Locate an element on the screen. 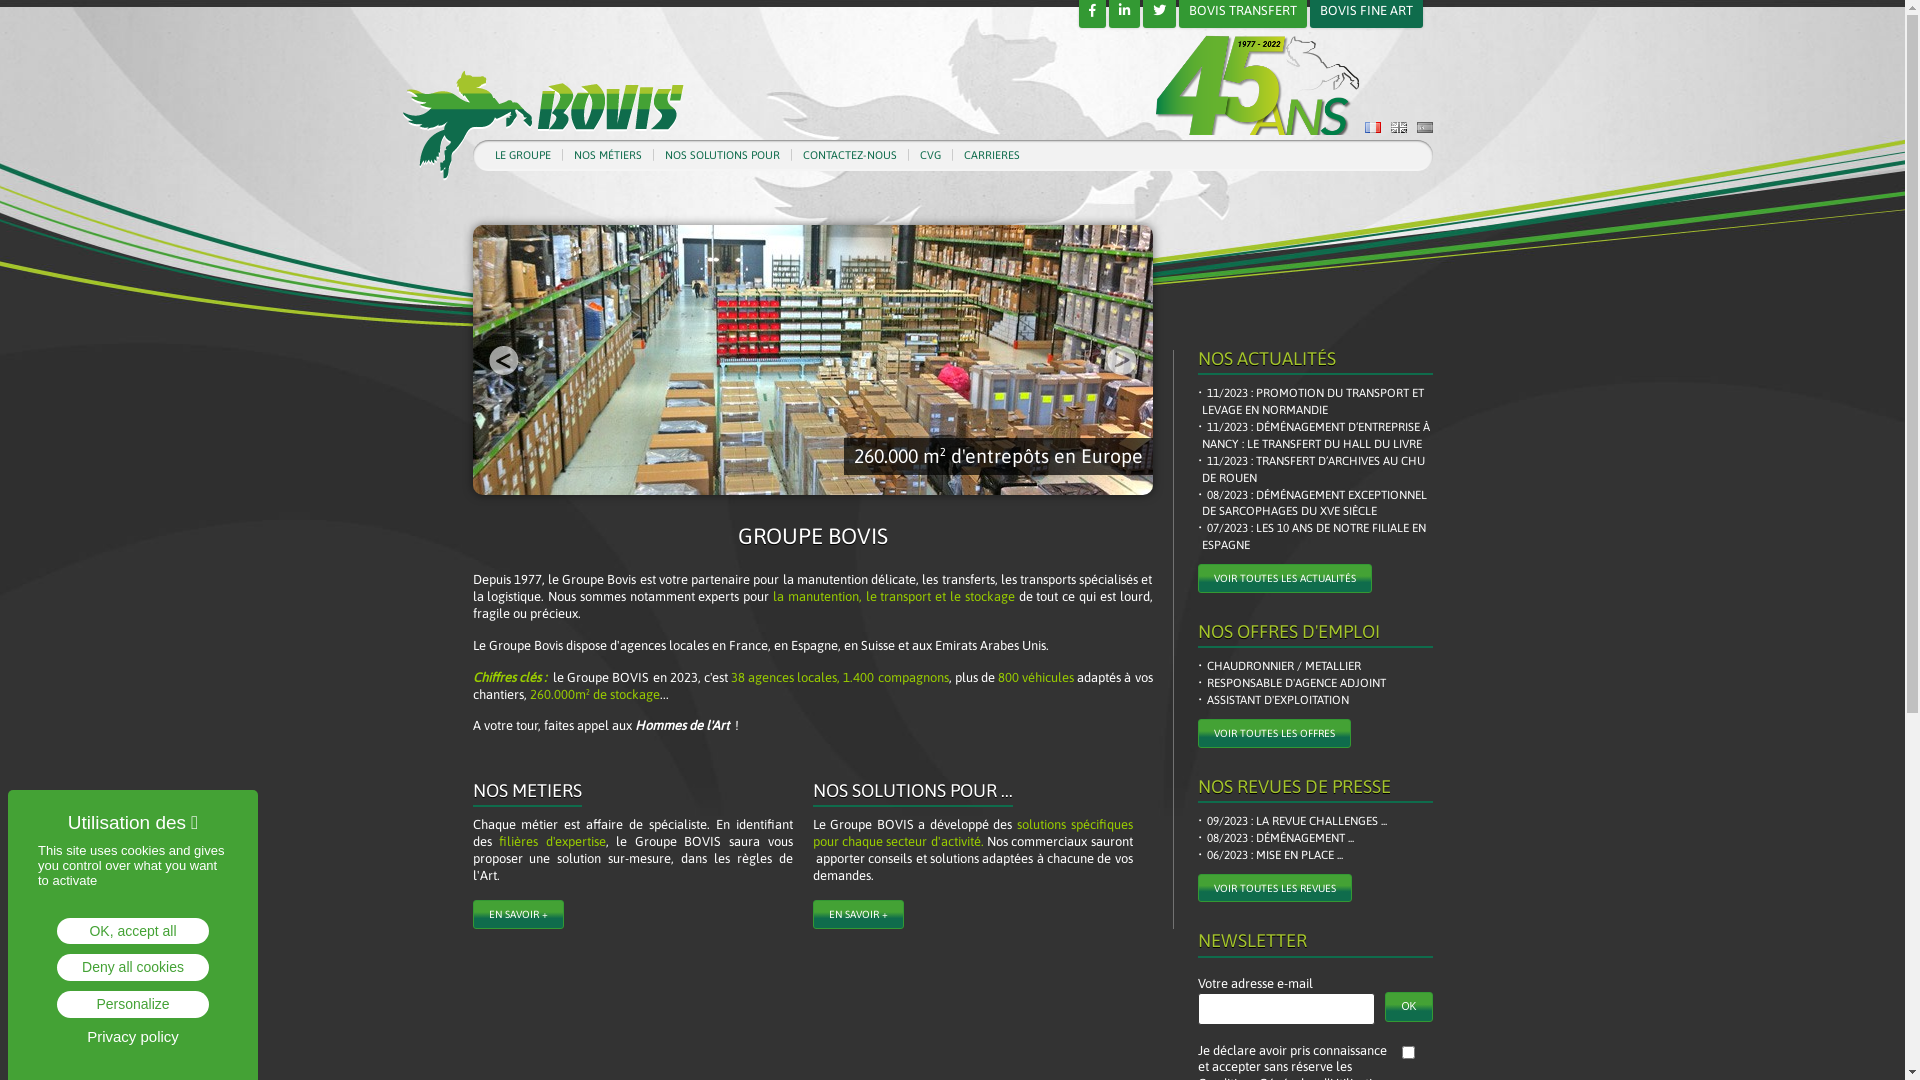 This screenshot has width=1920, height=1080. '09/2023 : LA REVUE CHALLENGES ...' is located at coordinates (1294, 821).